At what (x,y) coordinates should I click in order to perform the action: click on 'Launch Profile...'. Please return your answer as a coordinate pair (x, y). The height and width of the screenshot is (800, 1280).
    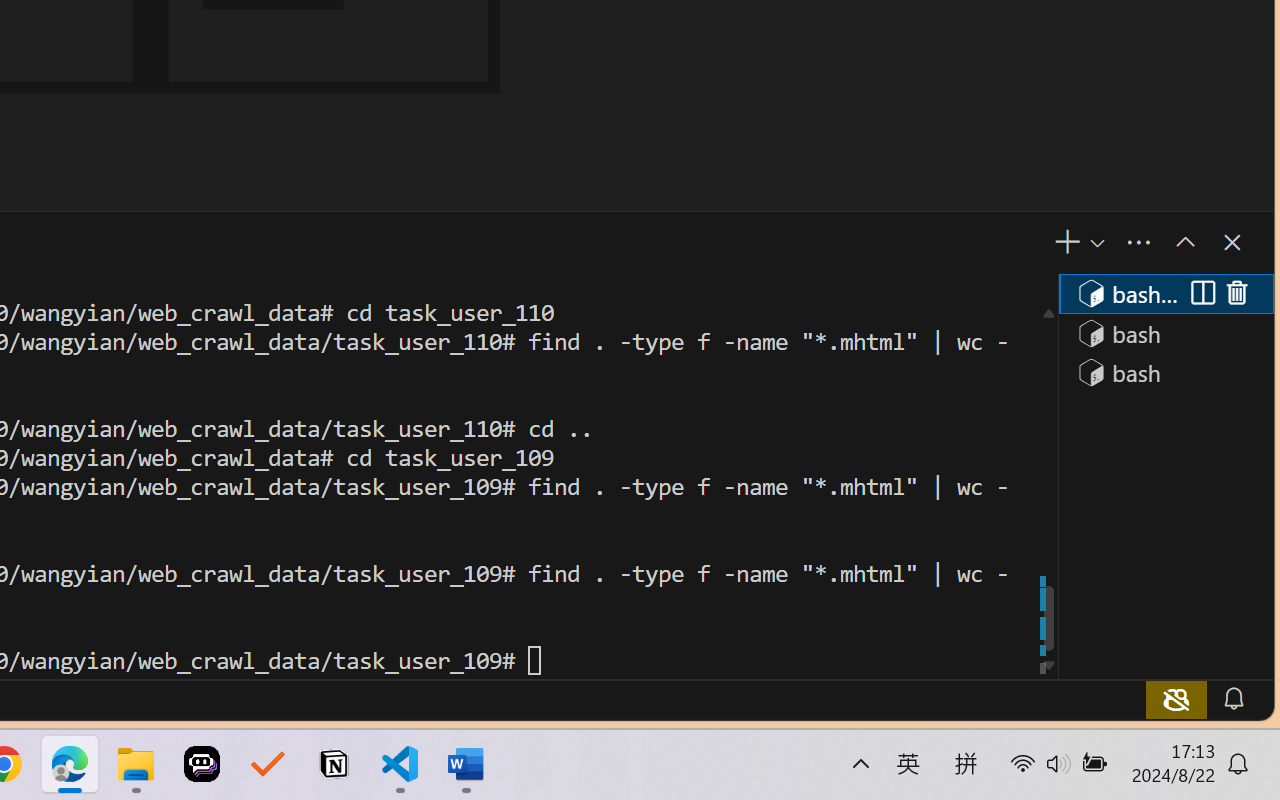
    Looking at the image, I should click on (1095, 242).